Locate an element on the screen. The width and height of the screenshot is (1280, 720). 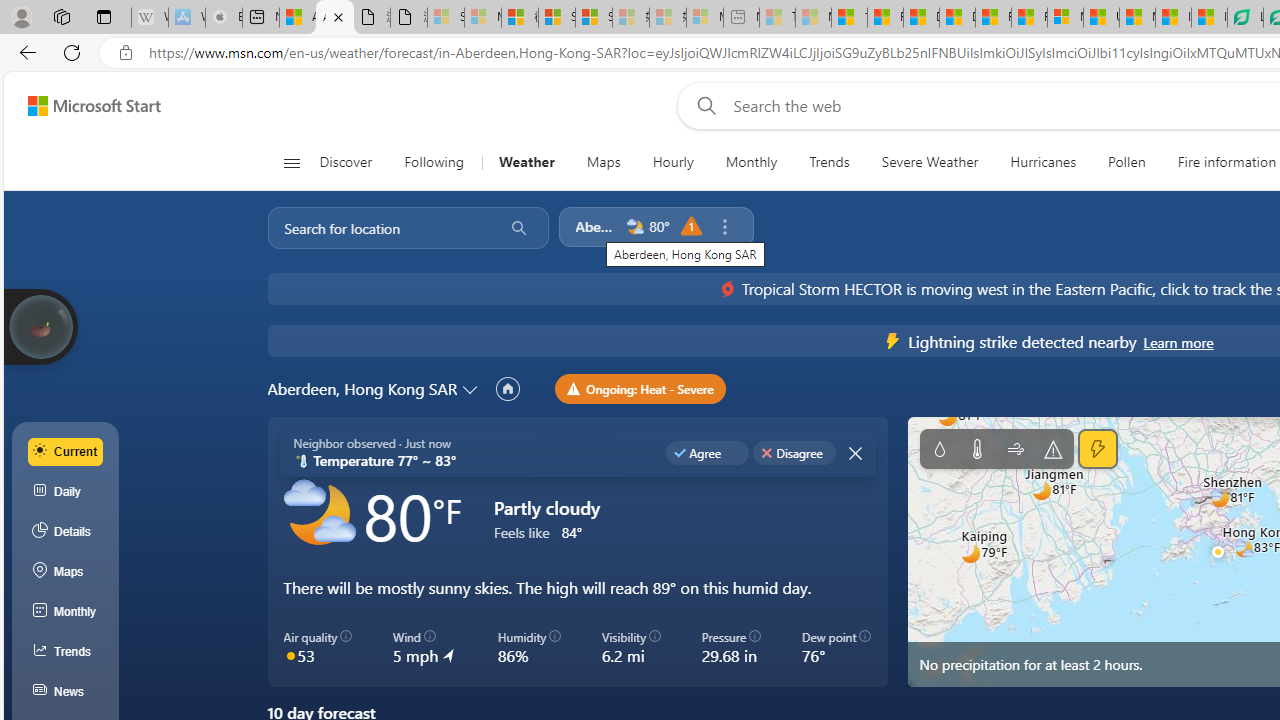
'Daily' is located at coordinates (65, 492).